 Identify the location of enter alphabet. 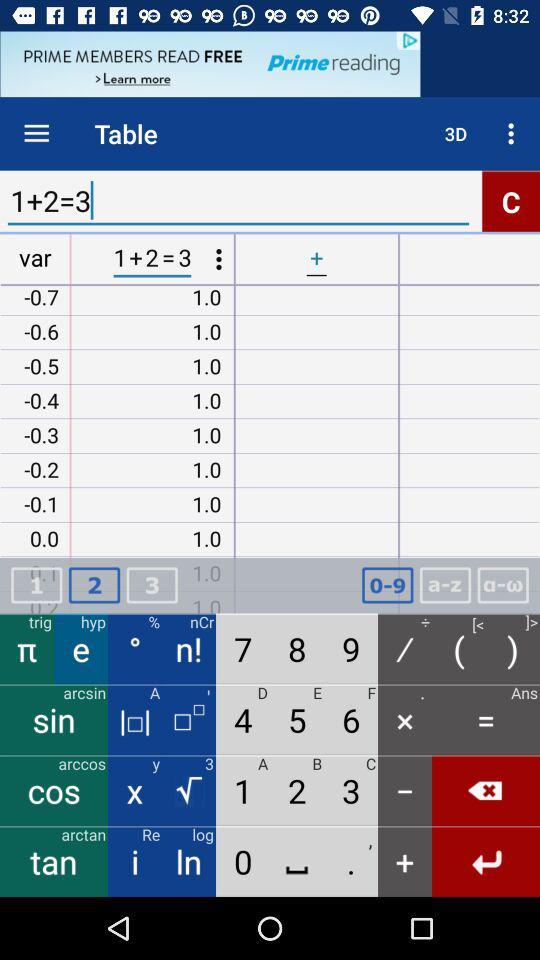
(445, 585).